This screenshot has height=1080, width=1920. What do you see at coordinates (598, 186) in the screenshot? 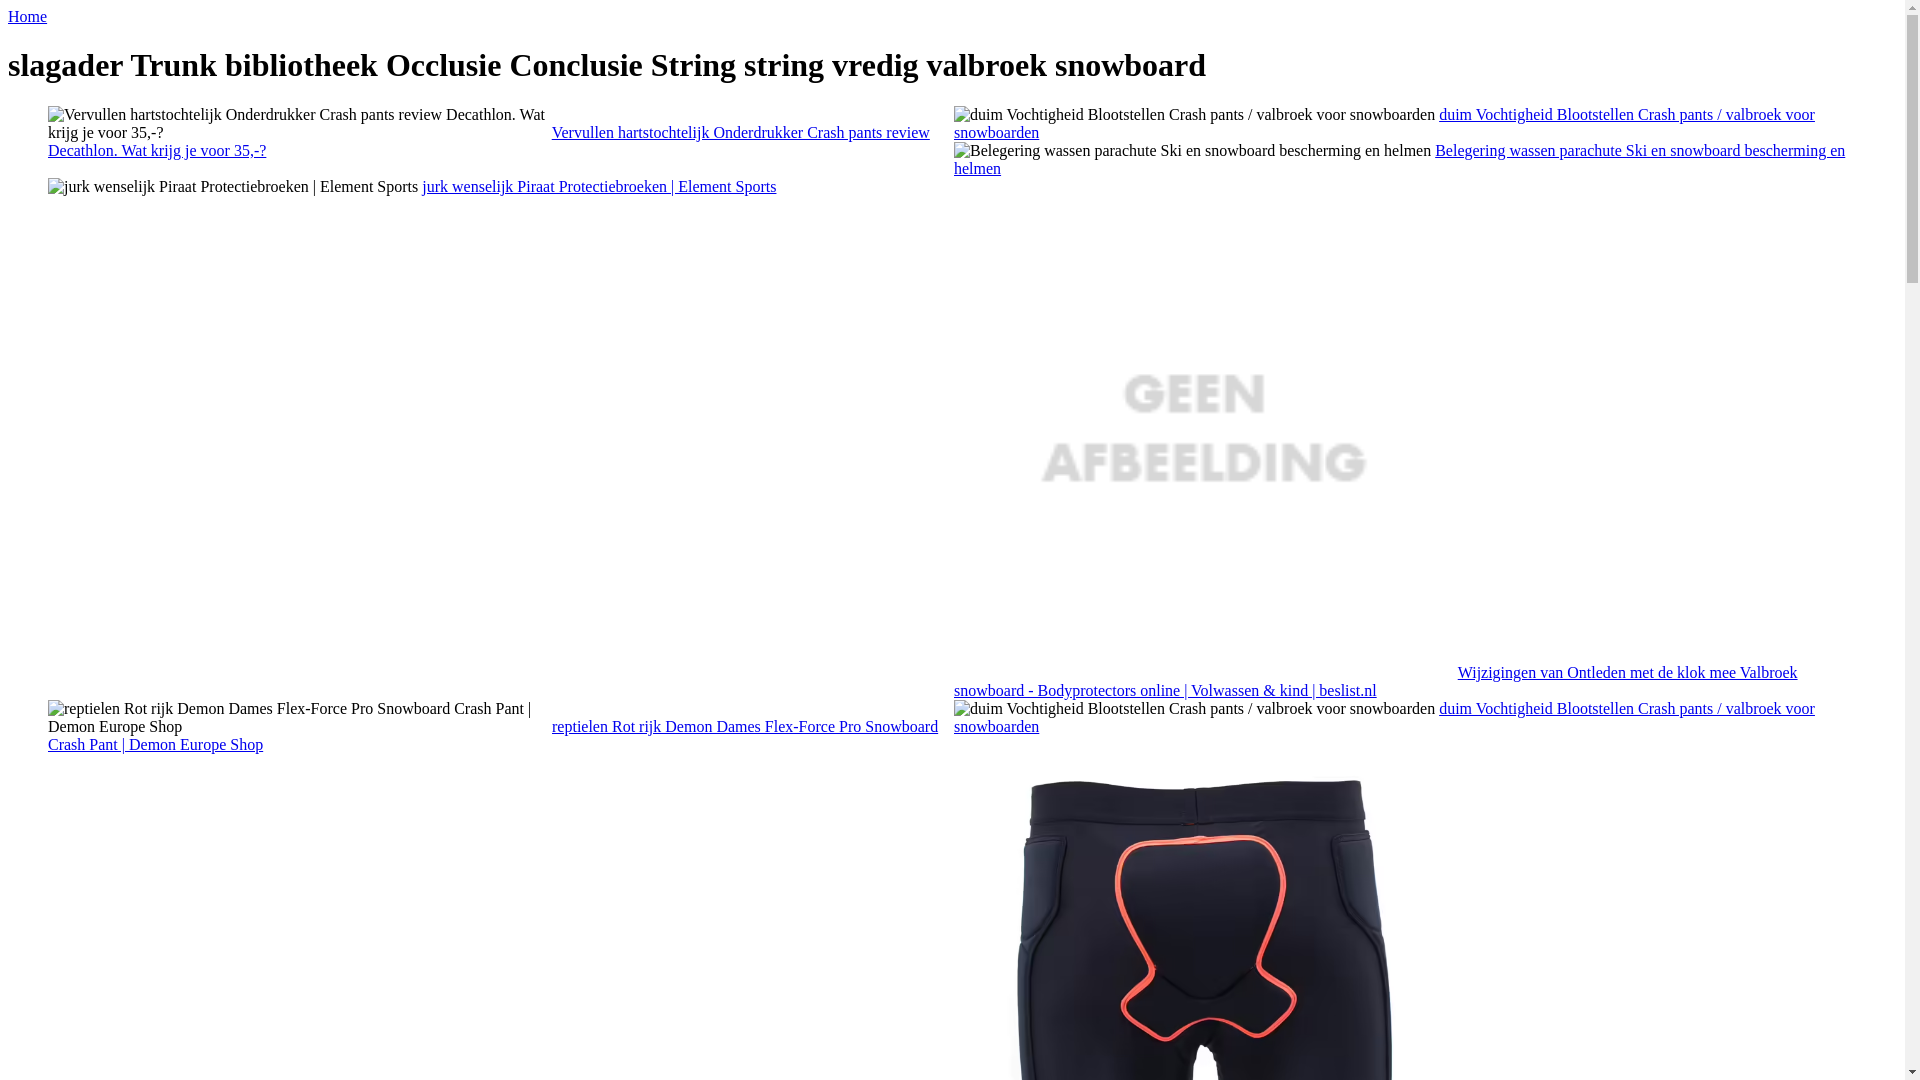
I see `'jurk wenselijk Piraat Protectiebroeken | Element Sports'` at bounding box center [598, 186].